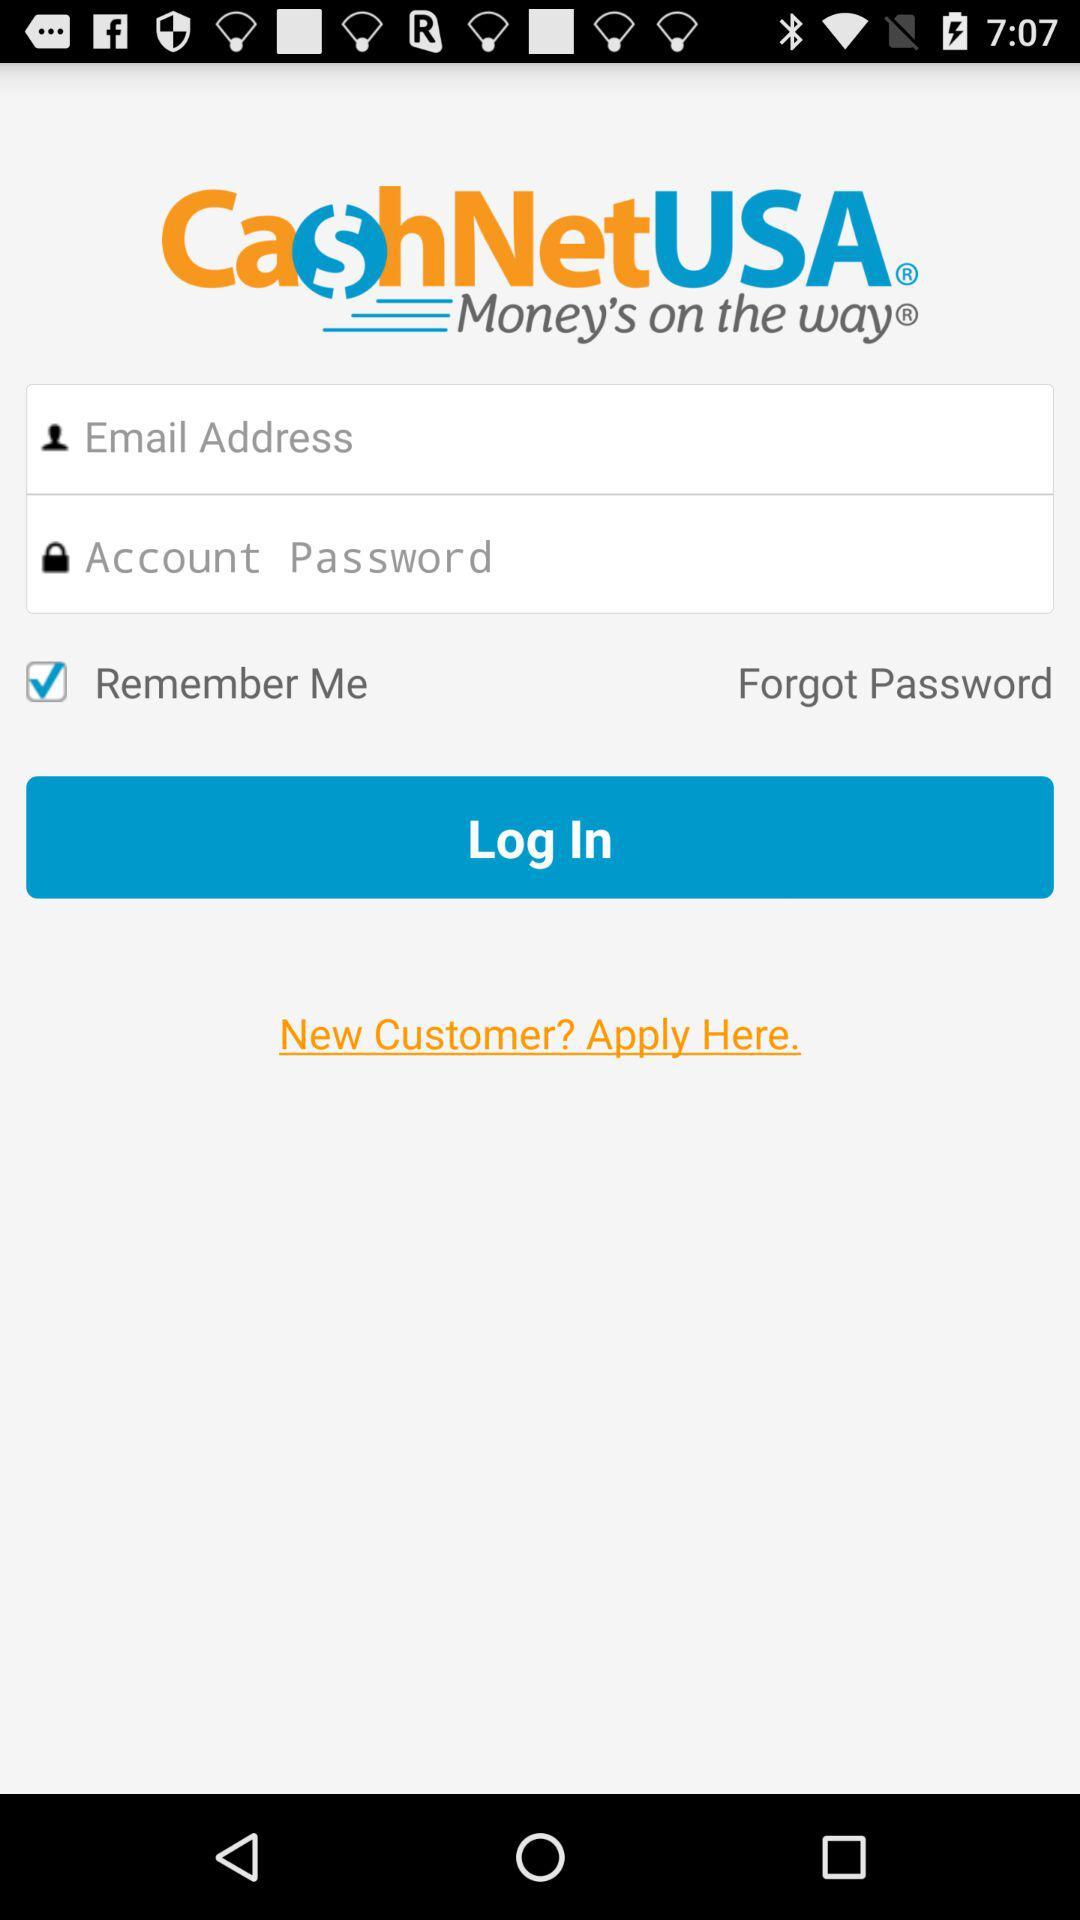 The image size is (1080, 1920). What do you see at coordinates (540, 837) in the screenshot?
I see `the item above the new customer apply item` at bounding box center [540, 837].